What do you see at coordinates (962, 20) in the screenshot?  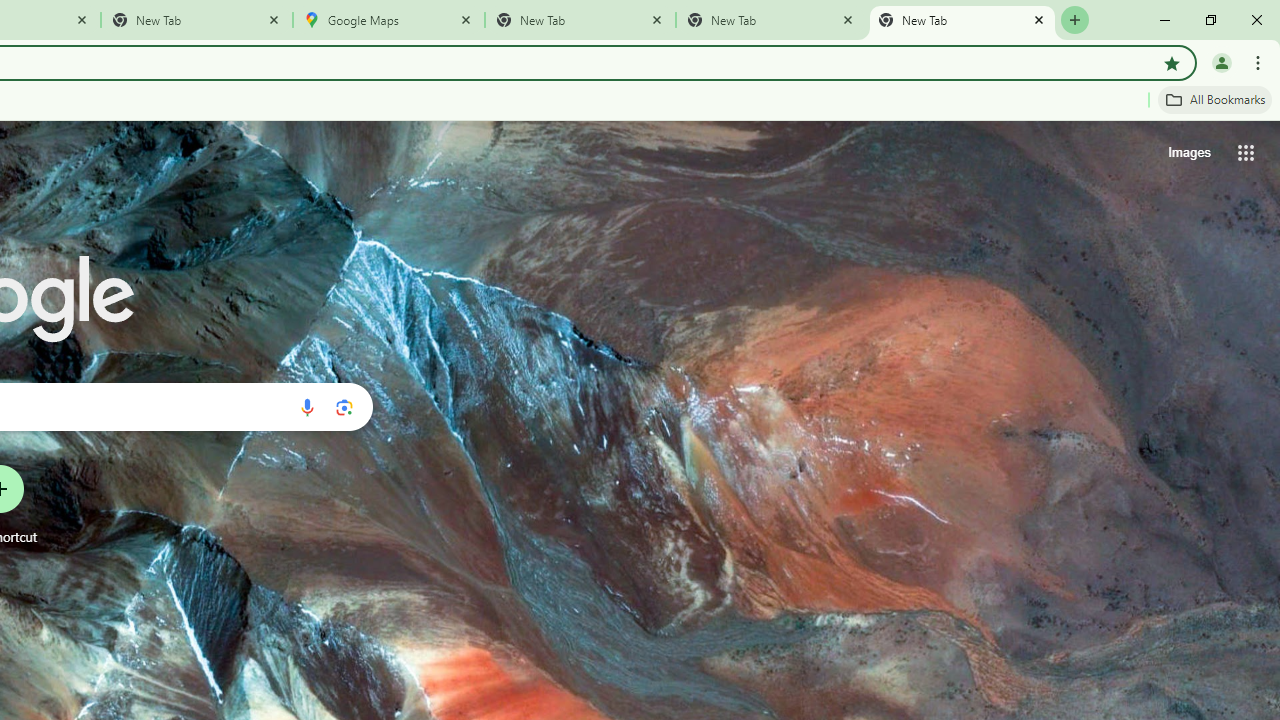 I see `'New Tab'` at bounding box center [962, 20].